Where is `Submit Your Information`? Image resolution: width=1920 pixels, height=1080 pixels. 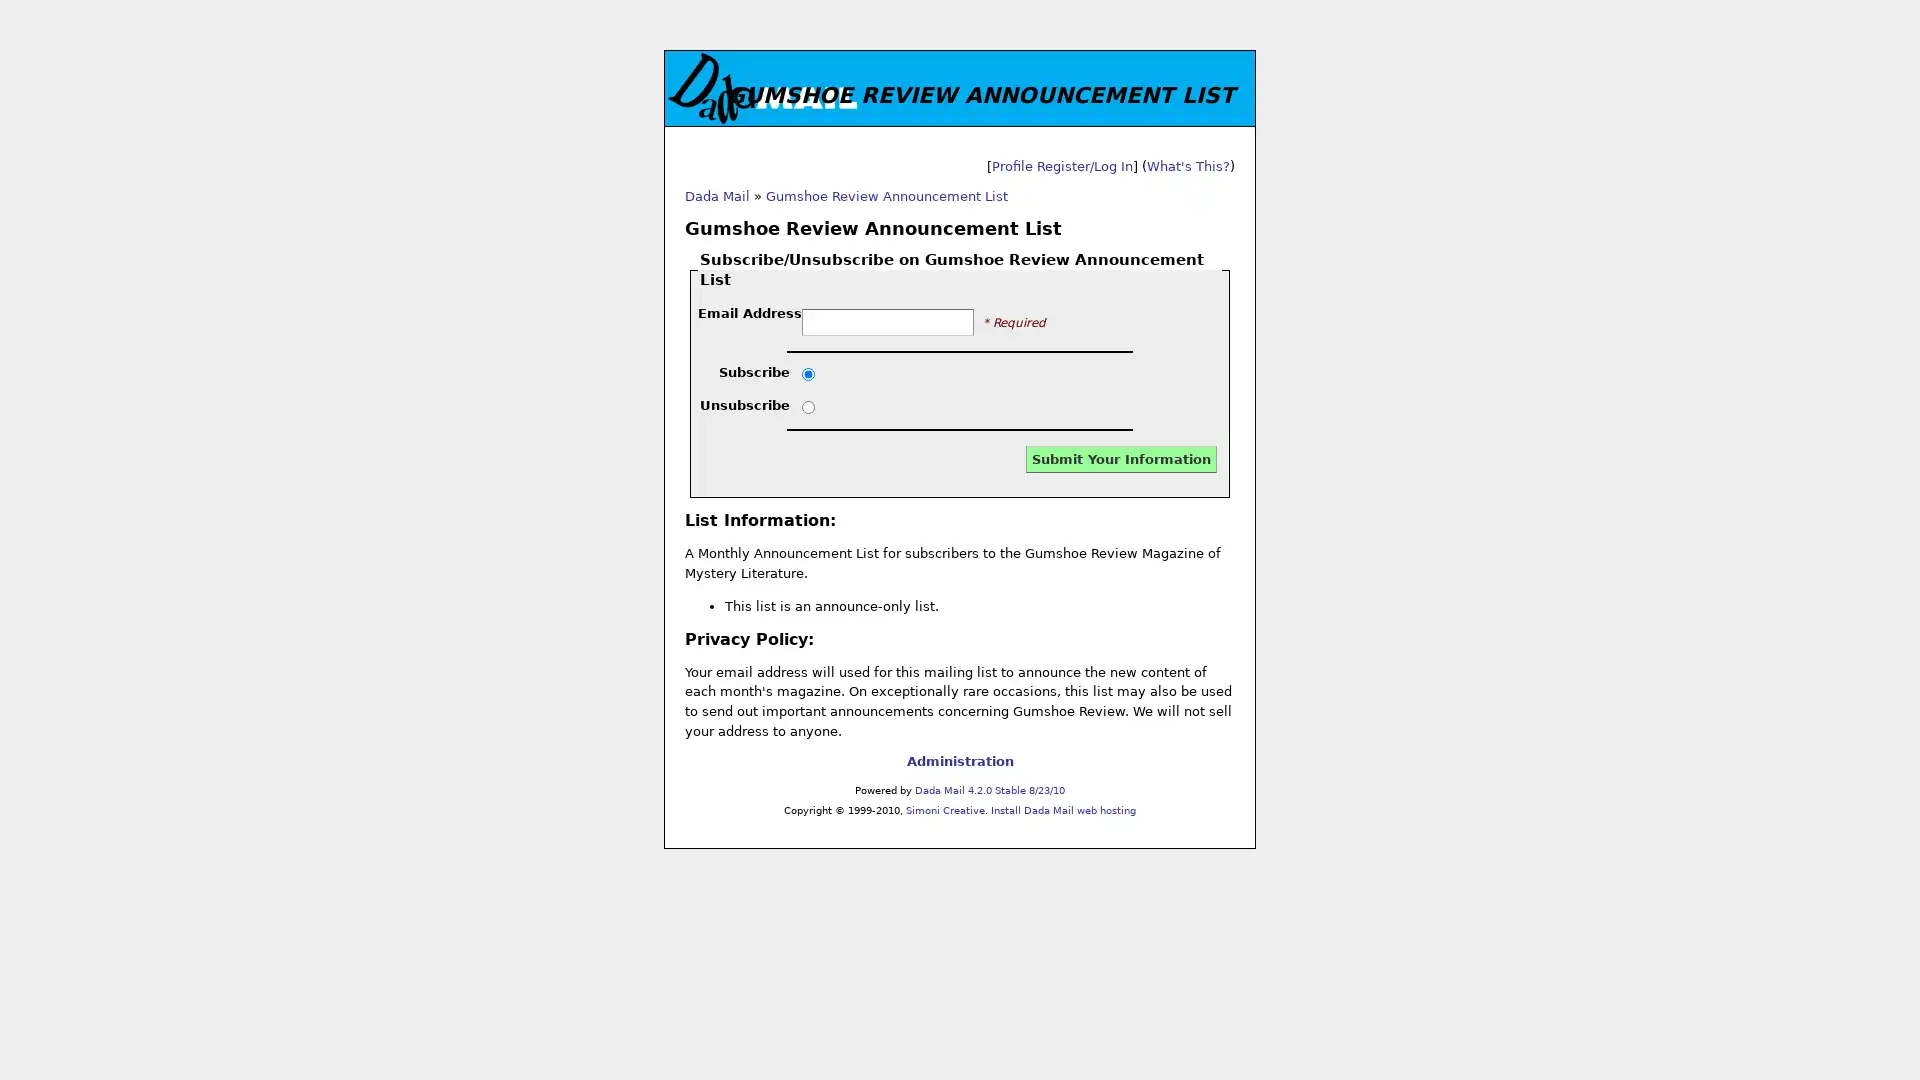
Submit Your Information is located at coordinates (1121, 458).